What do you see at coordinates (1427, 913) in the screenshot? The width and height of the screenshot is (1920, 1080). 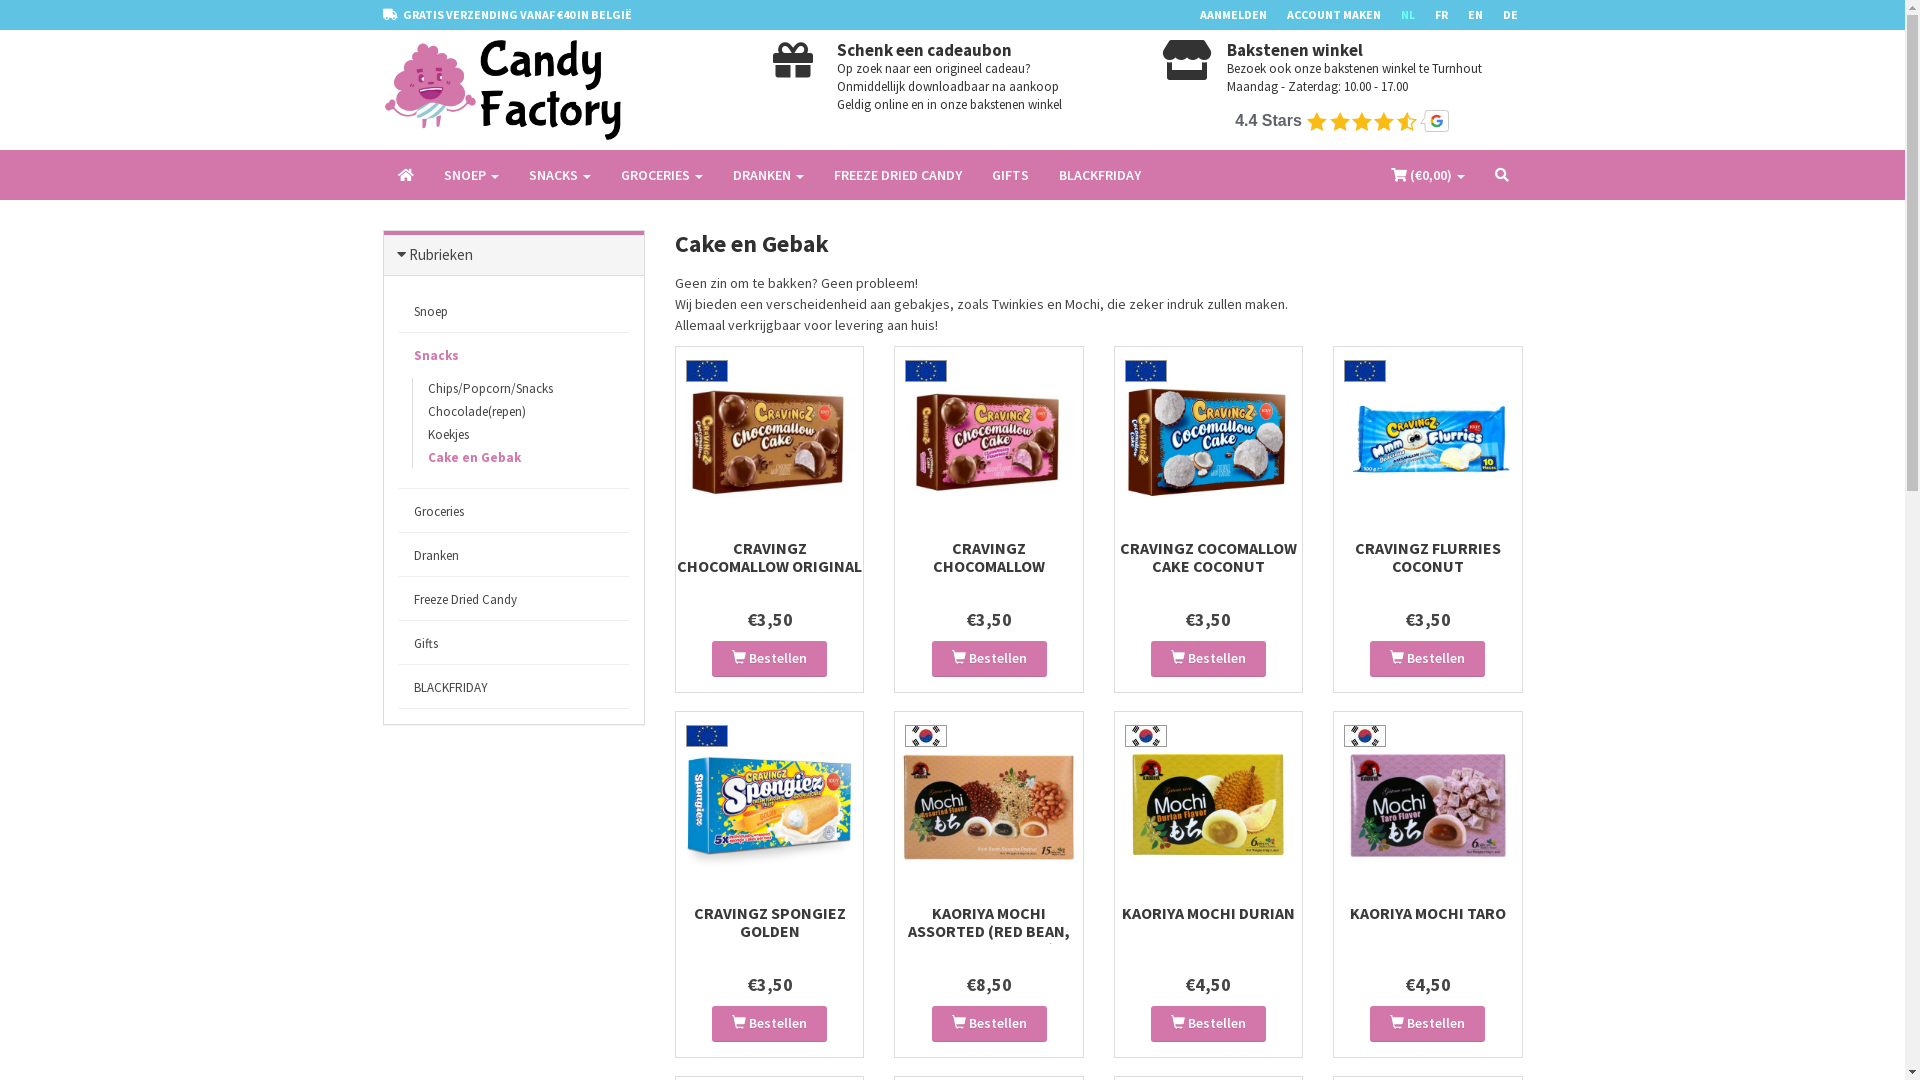 I see `'KAORIYA MOCHI TARO'` at bounding box center [1427, 913].